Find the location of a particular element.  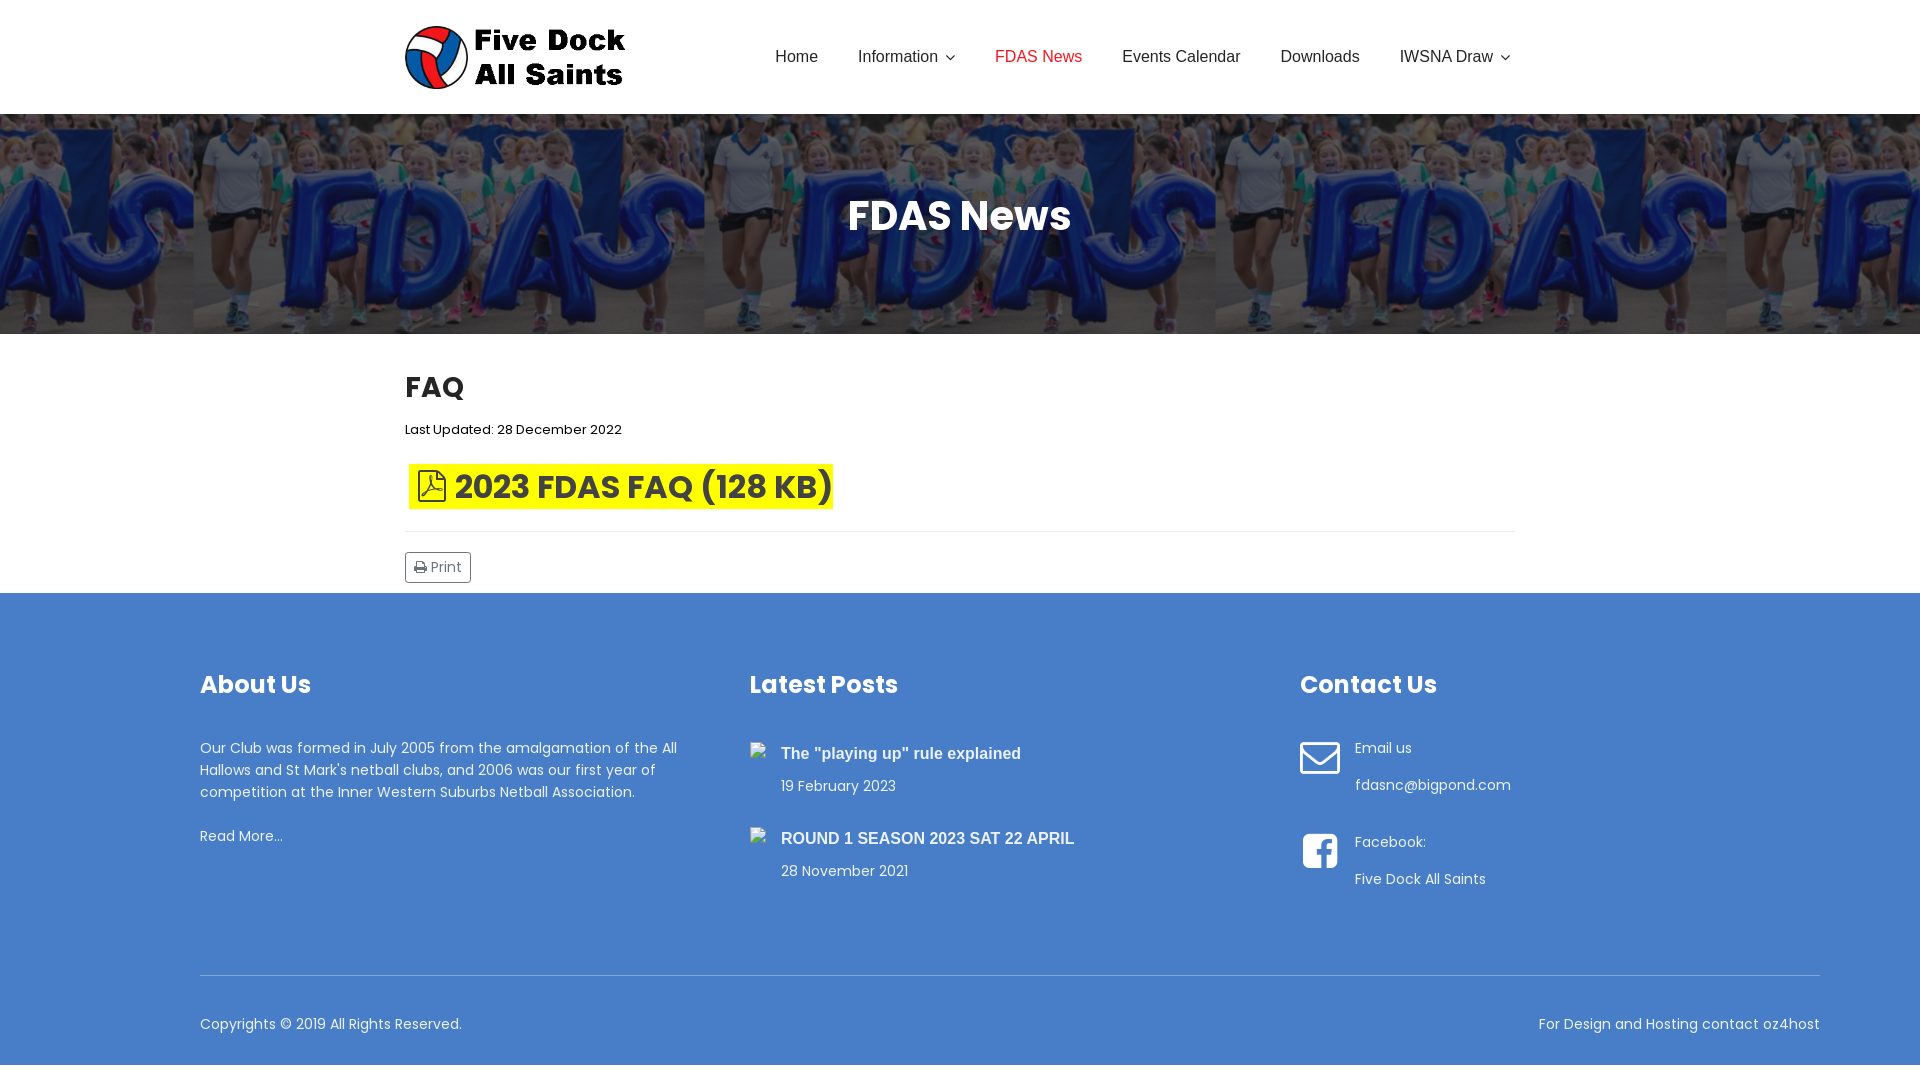

'Information' is located at coordinates (838, 56).